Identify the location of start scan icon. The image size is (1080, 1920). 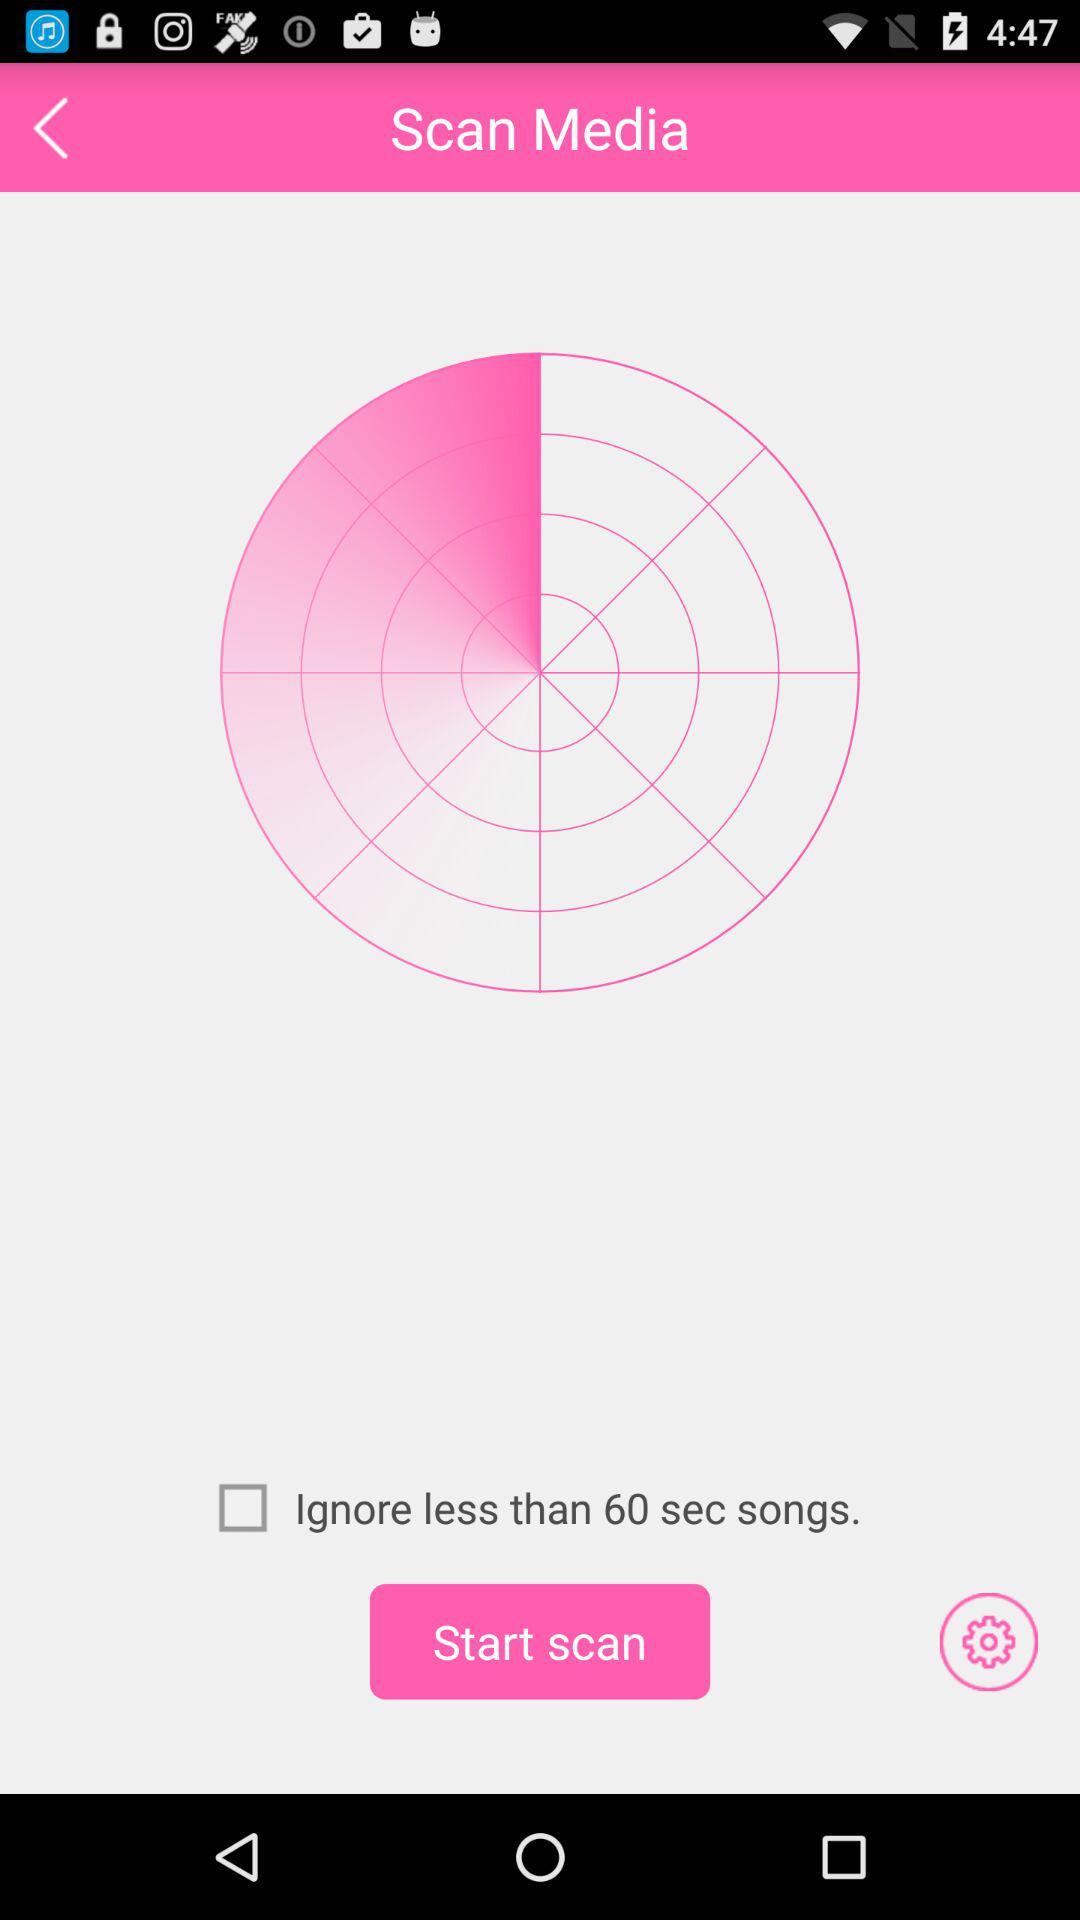
(540, 1641).